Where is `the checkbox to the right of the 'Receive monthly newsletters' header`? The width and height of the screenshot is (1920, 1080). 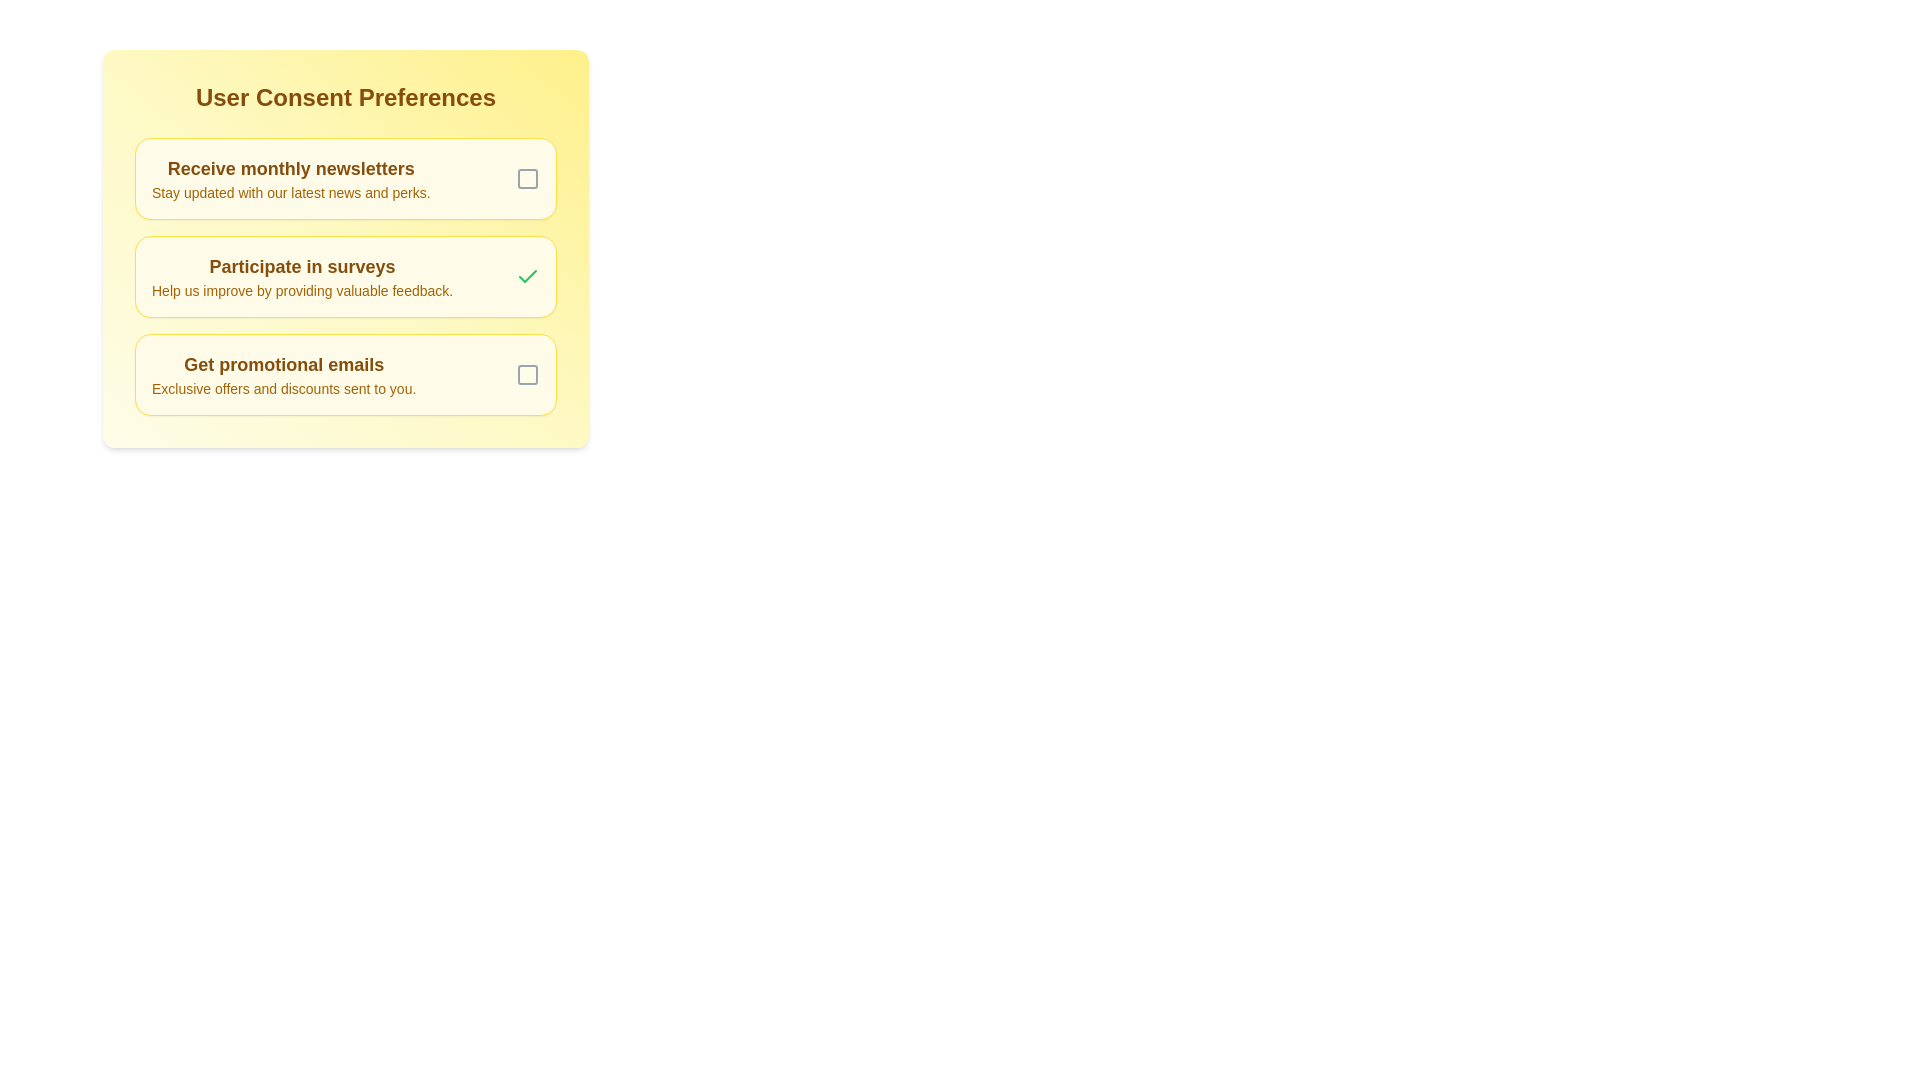 the checkbox to the right of the 'Receive monthly newsletters' header is located at coordinates (528, 177).